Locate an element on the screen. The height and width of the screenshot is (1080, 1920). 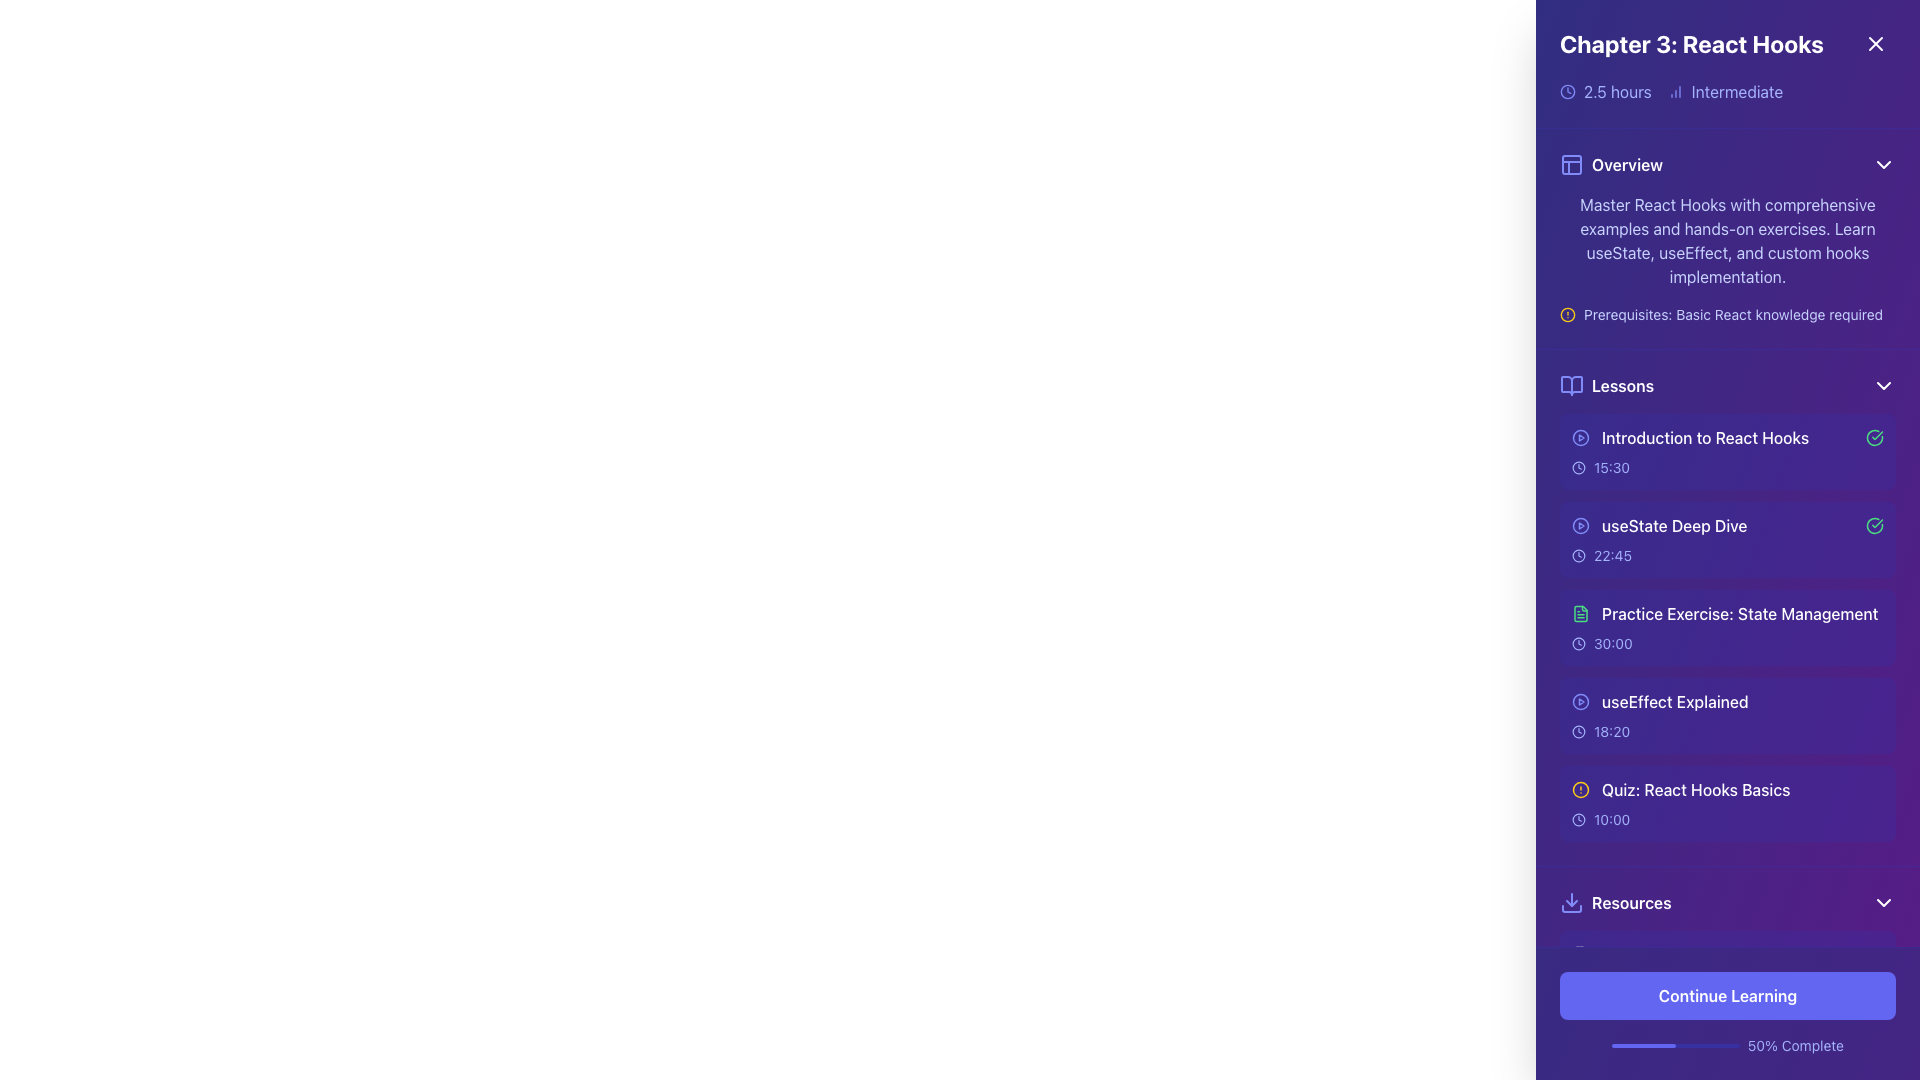
the circle graphic within the play button iconography, which is located in the fourth item of a vertically stacked list in a sidebar, associated with the lesson titled 'useEffect Explained' is located at coordinates (1579, 701).